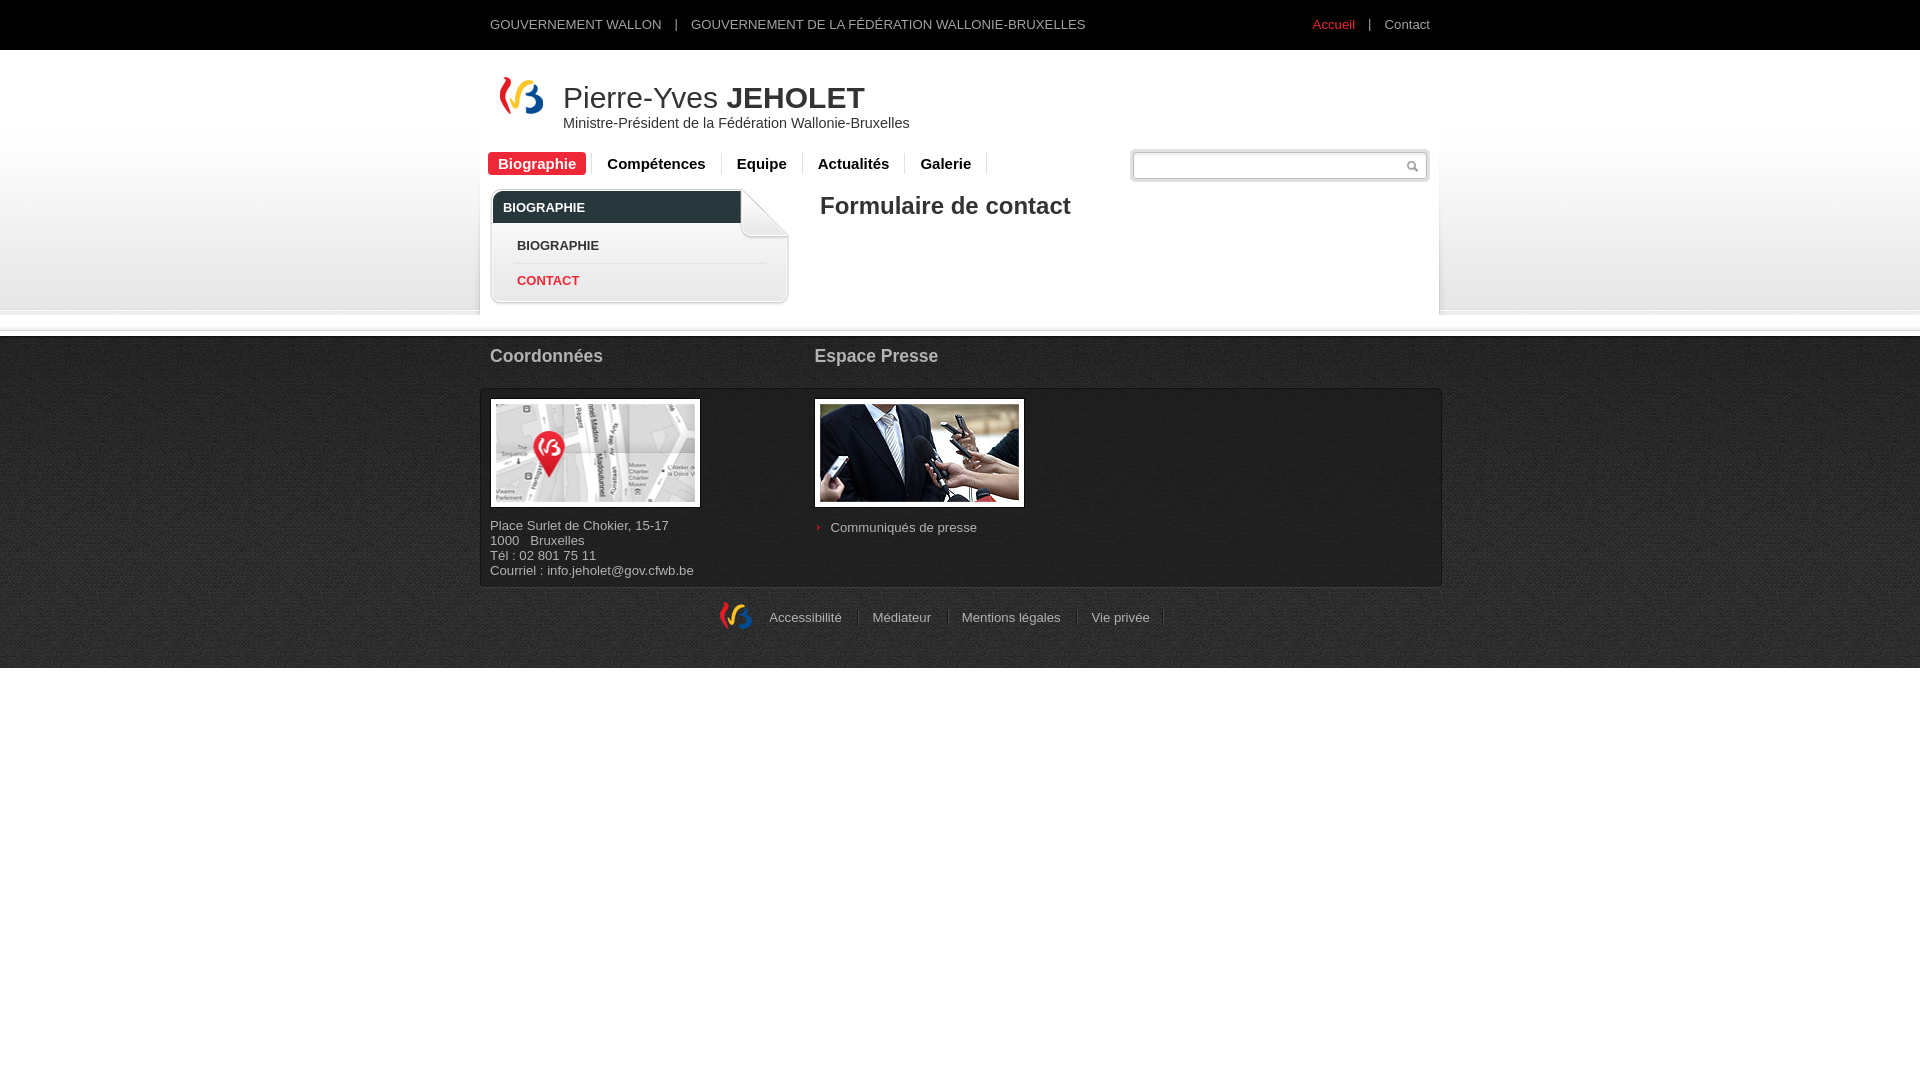 The height and width of the screenshot is (1080, 1920). I want to click on 'Biographie', so click(537, 162).